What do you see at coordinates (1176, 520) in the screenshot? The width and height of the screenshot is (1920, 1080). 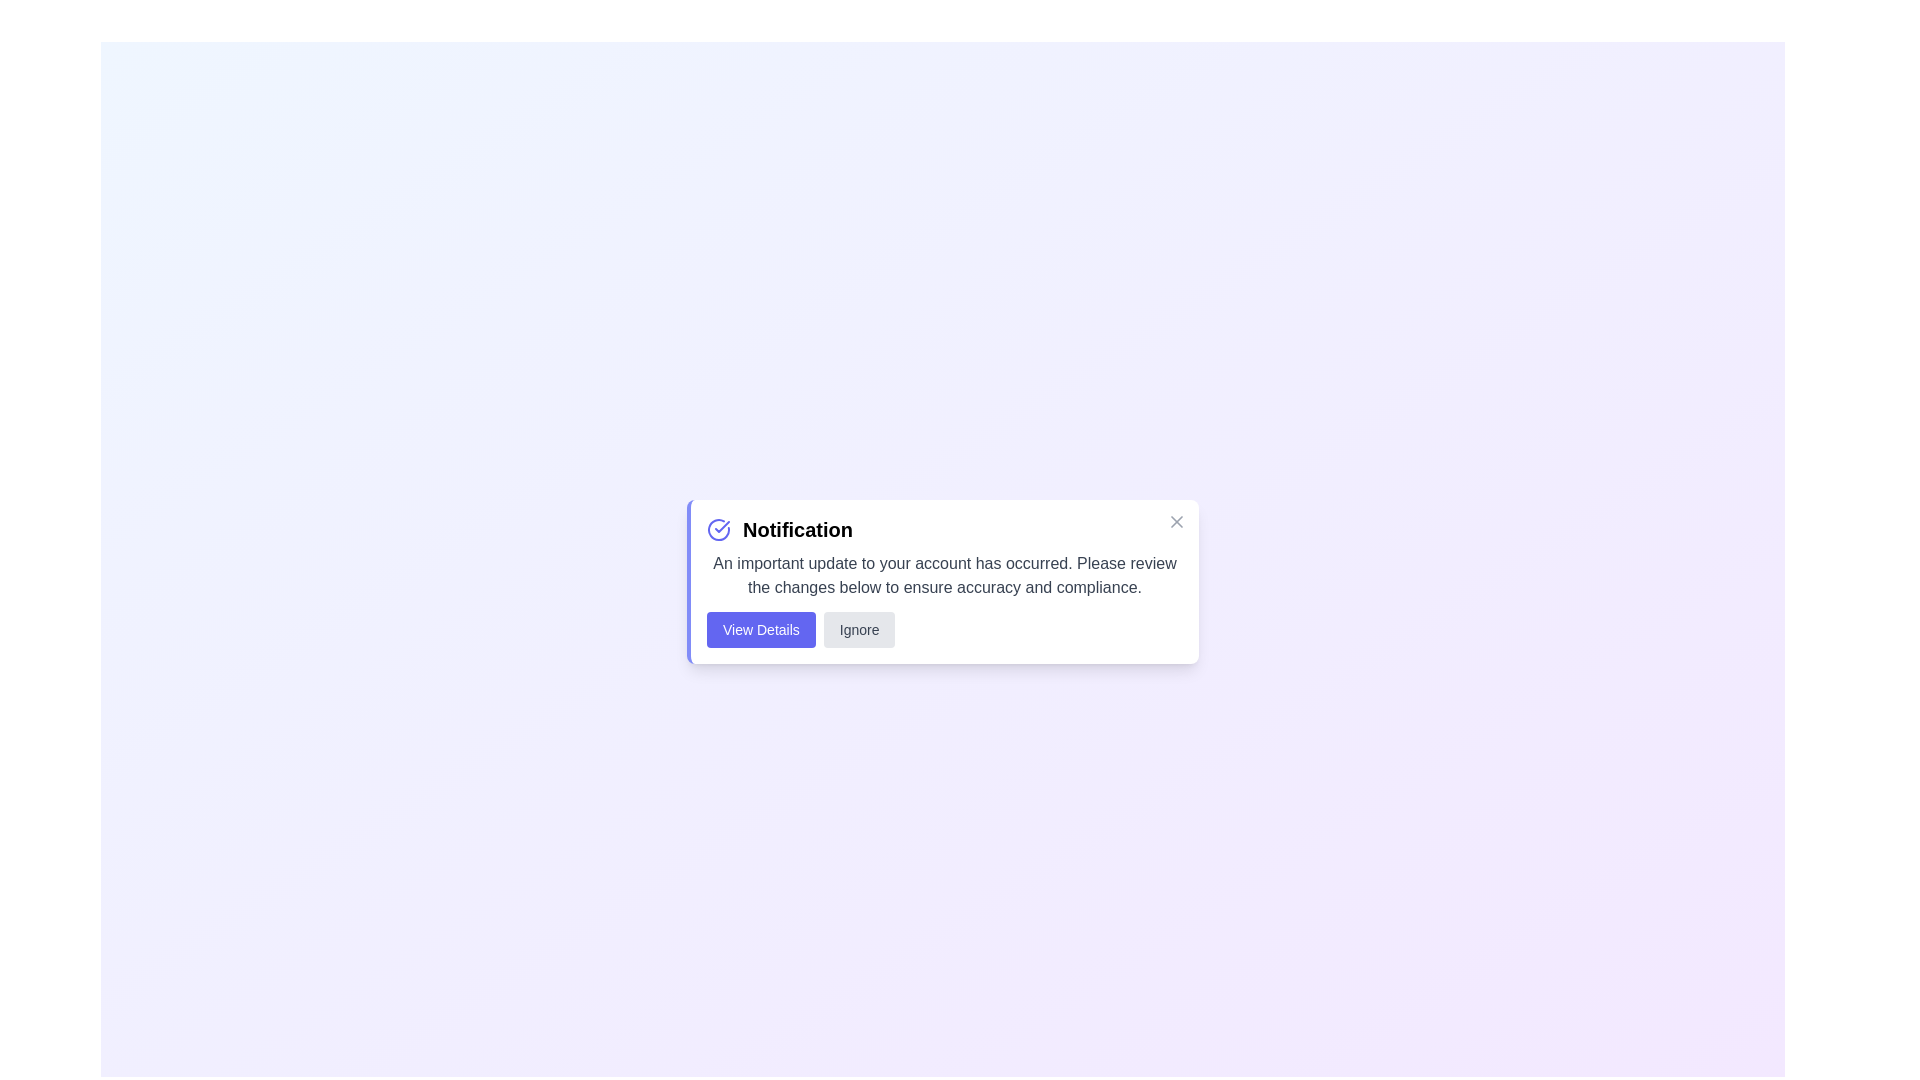 I see `the close button to dismiss the notification panel` at bounding box center [1176, 520].